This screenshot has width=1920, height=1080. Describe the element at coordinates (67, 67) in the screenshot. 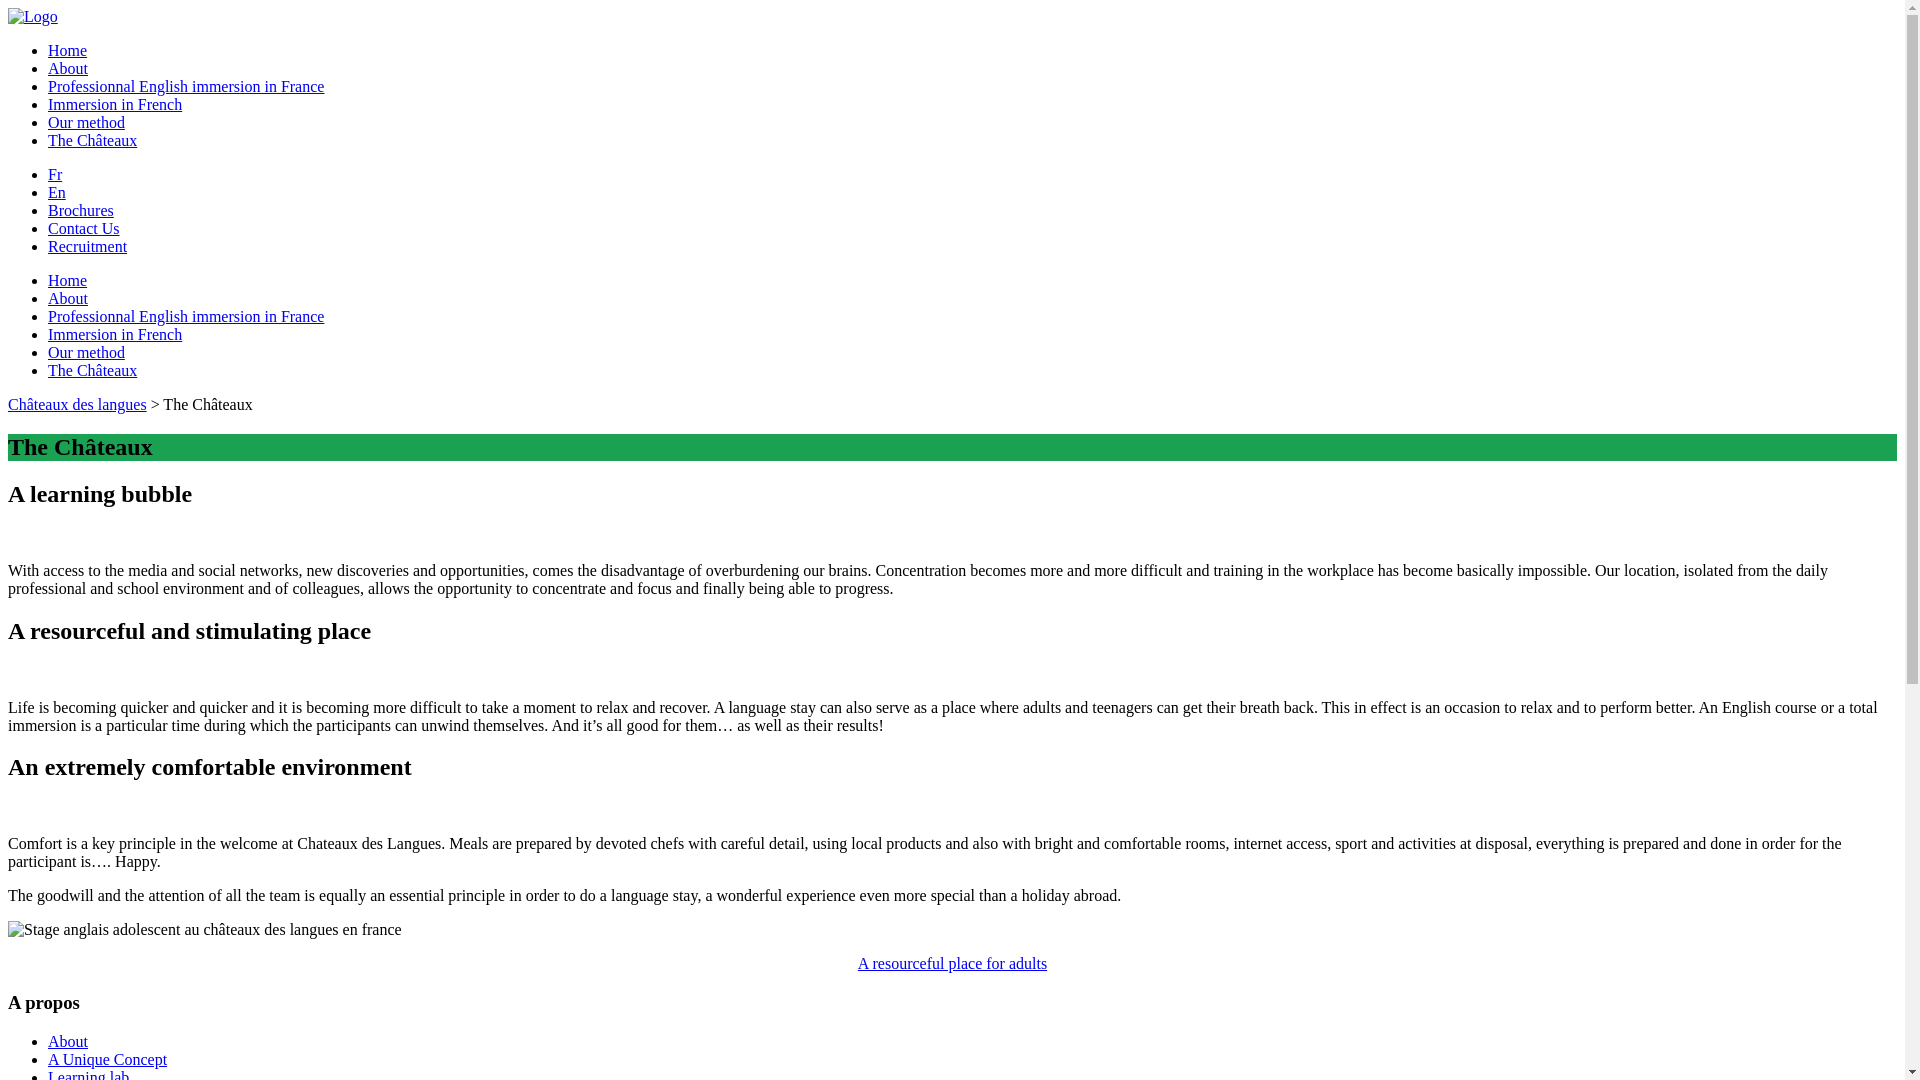

I see `'About'` at that location.